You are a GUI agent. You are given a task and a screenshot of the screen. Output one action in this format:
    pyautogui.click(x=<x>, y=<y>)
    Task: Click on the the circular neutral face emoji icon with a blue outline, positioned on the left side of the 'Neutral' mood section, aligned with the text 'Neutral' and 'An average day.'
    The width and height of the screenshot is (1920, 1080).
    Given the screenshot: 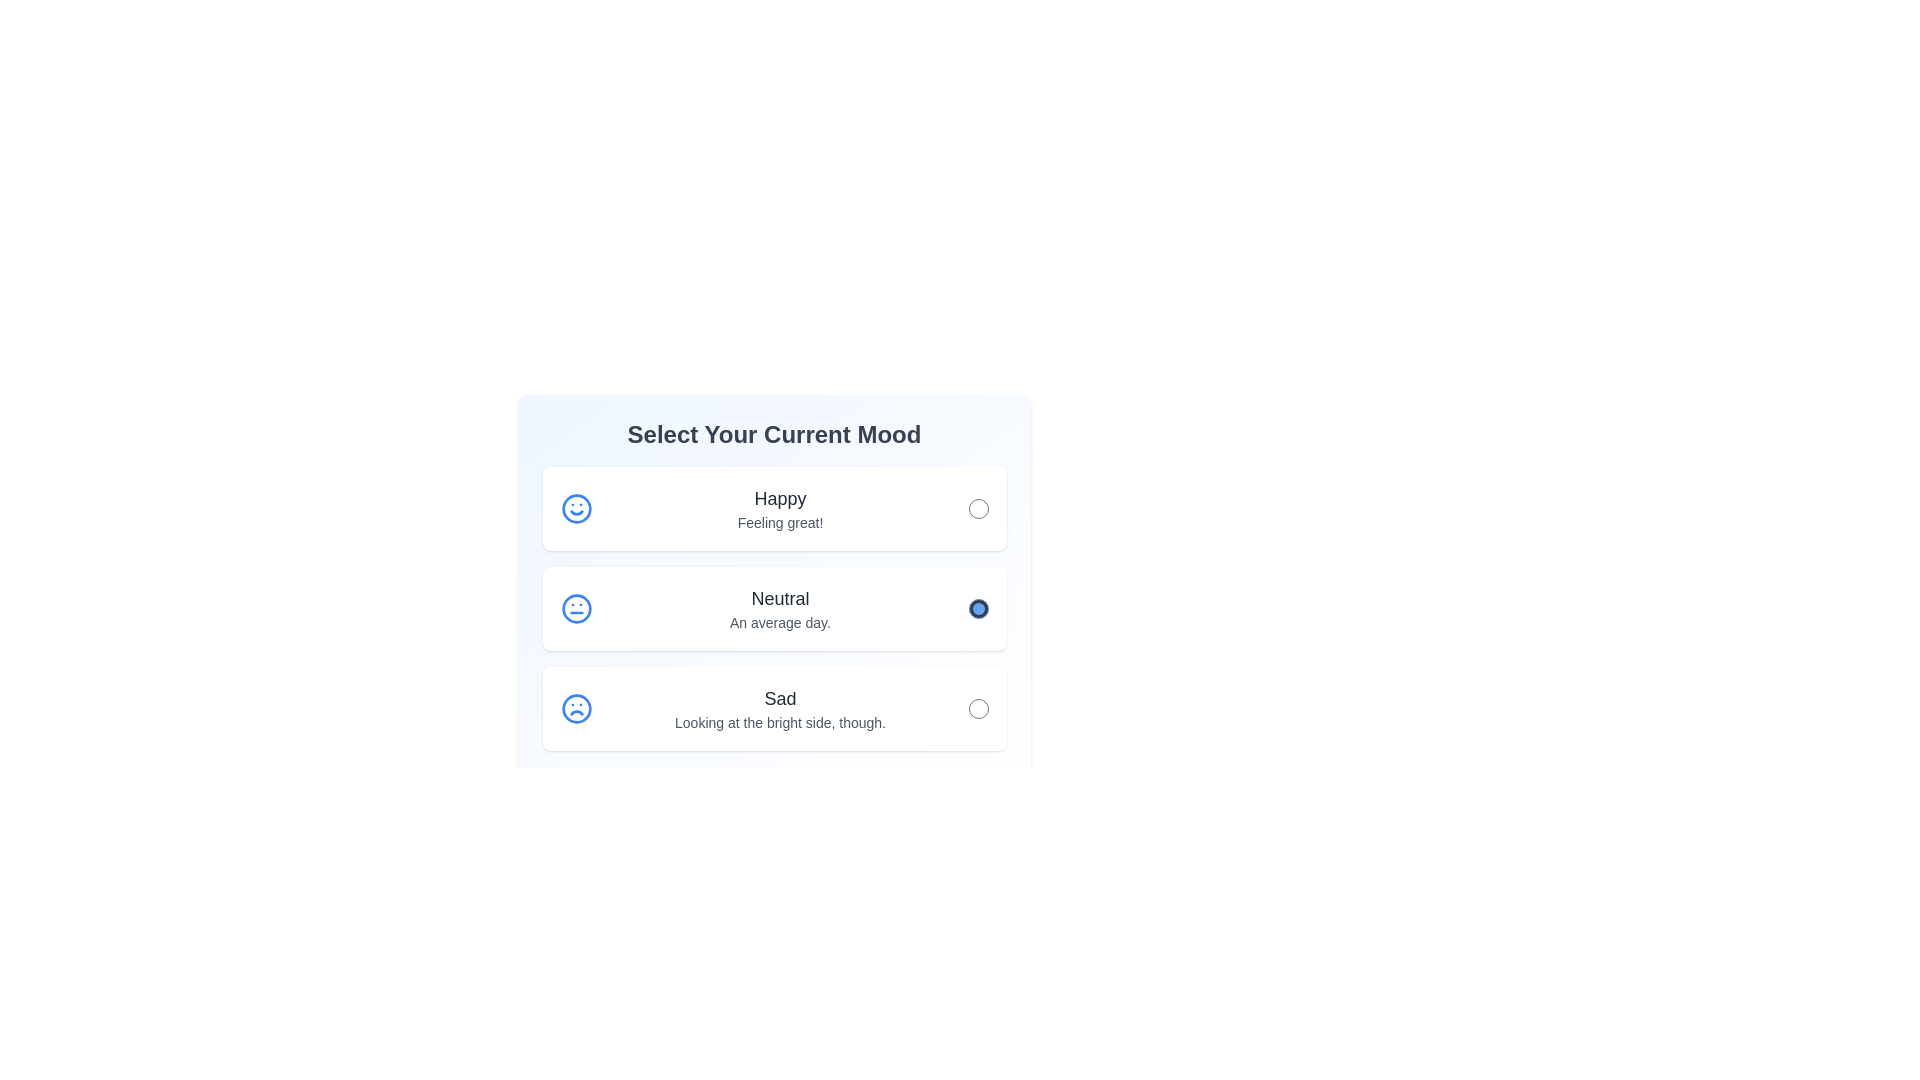 What is the action you would take?
    pyautogui.click(x=575, y=608)
    